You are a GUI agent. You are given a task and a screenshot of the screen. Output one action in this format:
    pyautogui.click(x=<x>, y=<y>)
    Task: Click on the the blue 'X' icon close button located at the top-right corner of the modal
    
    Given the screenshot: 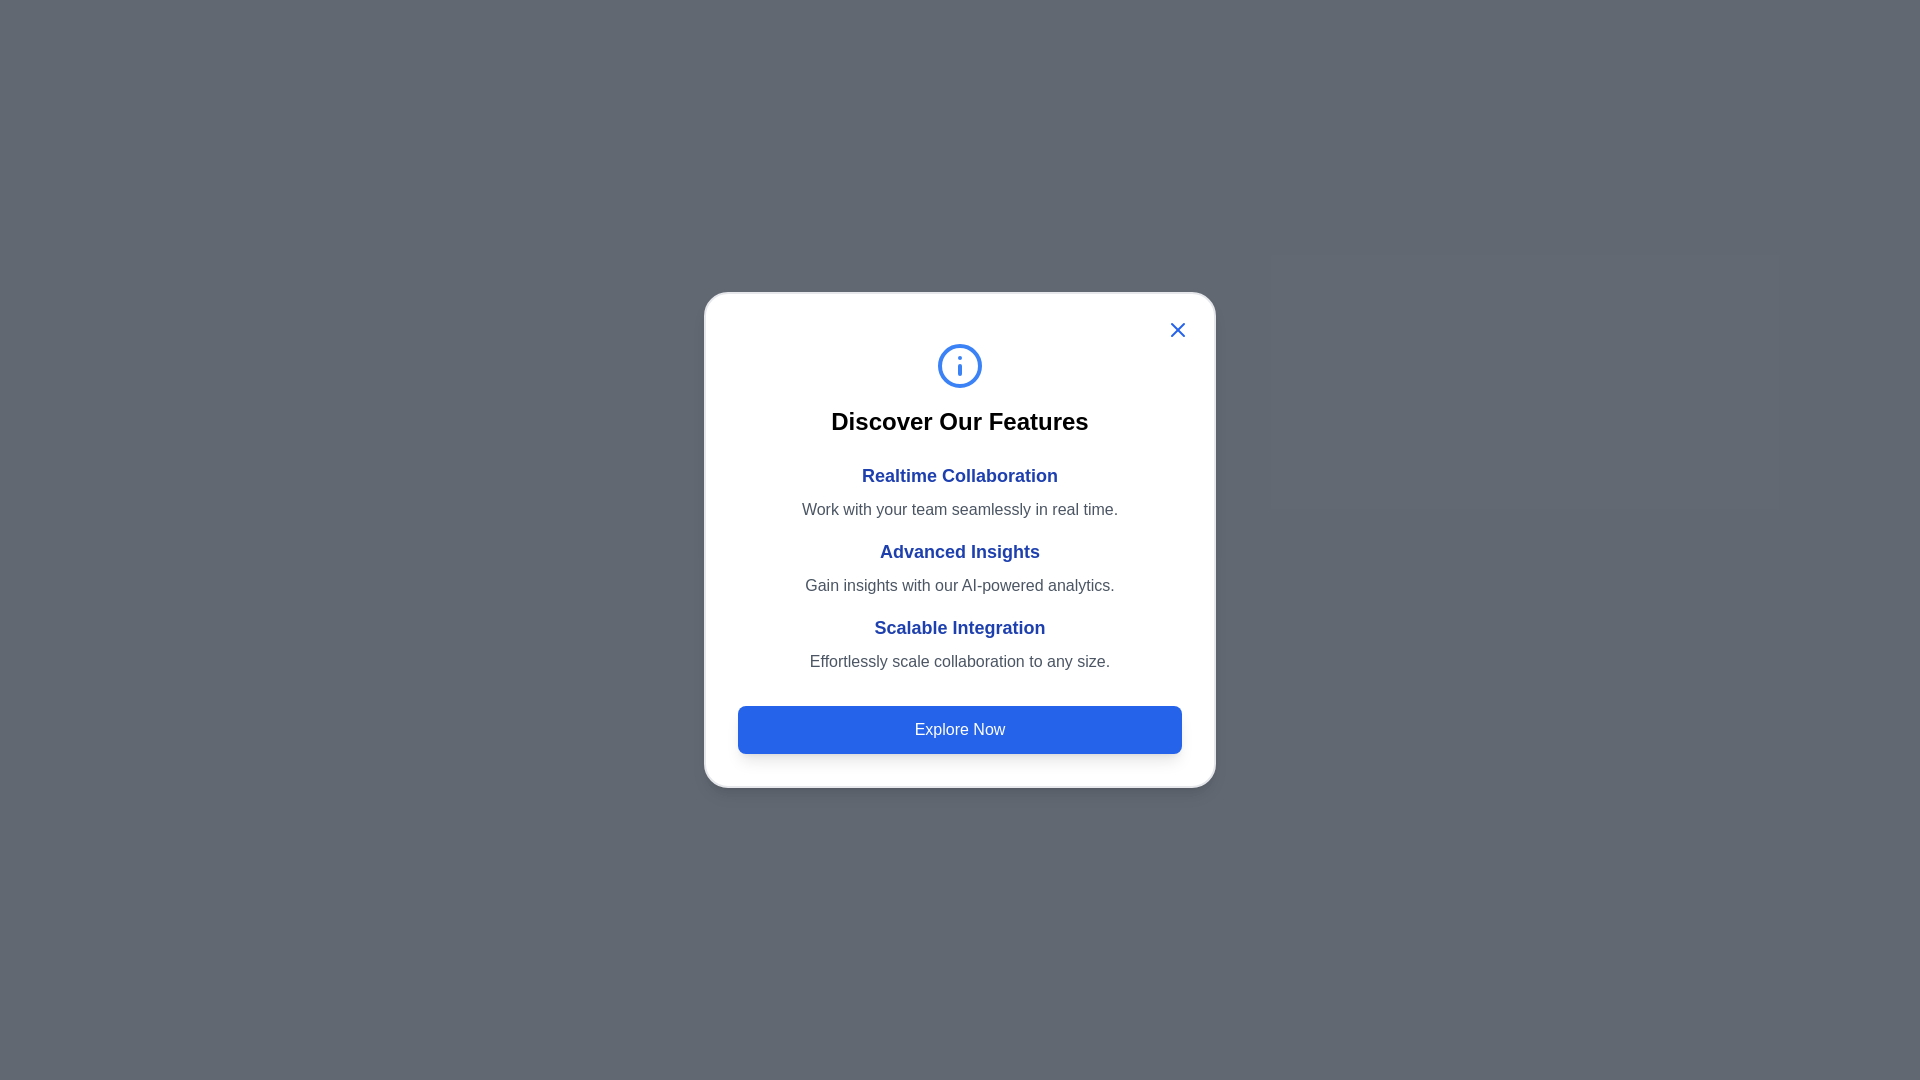 What is the action you would take?
    pyautogui.click(x=1177, y=329)
    